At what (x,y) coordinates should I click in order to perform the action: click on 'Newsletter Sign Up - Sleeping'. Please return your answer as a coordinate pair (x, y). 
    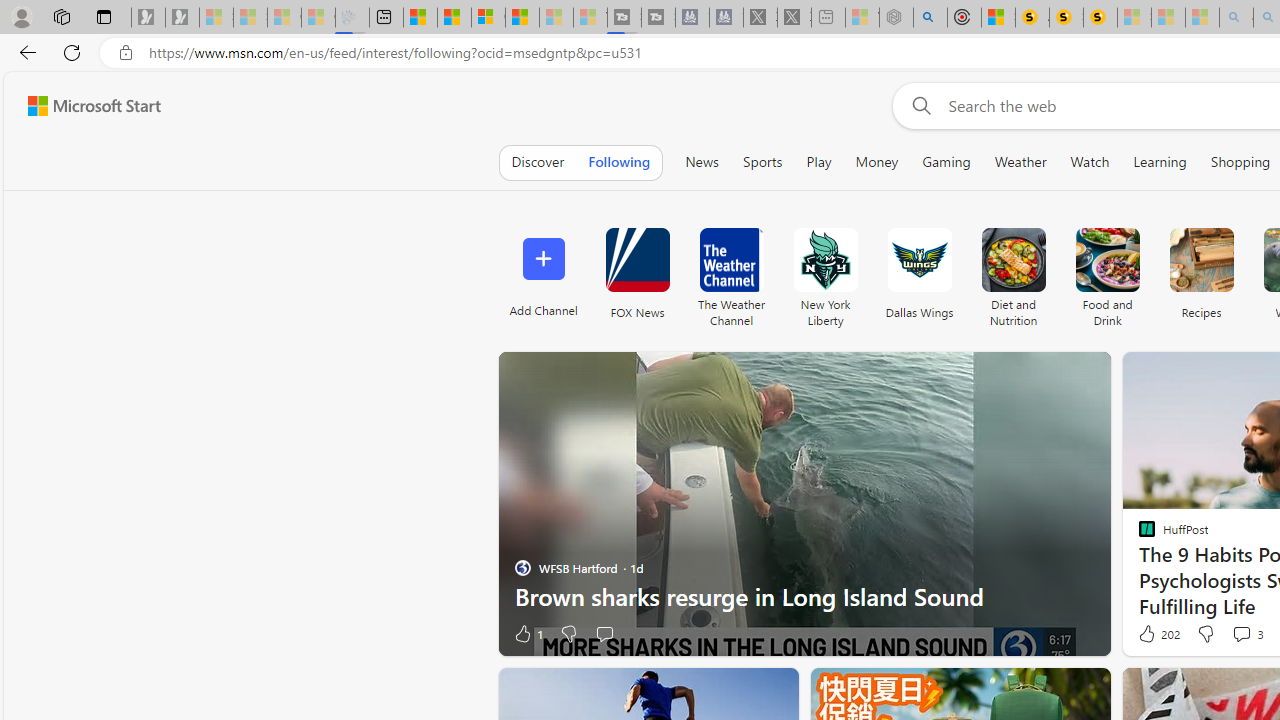
    Looking at the image, I should click on (182, 17).